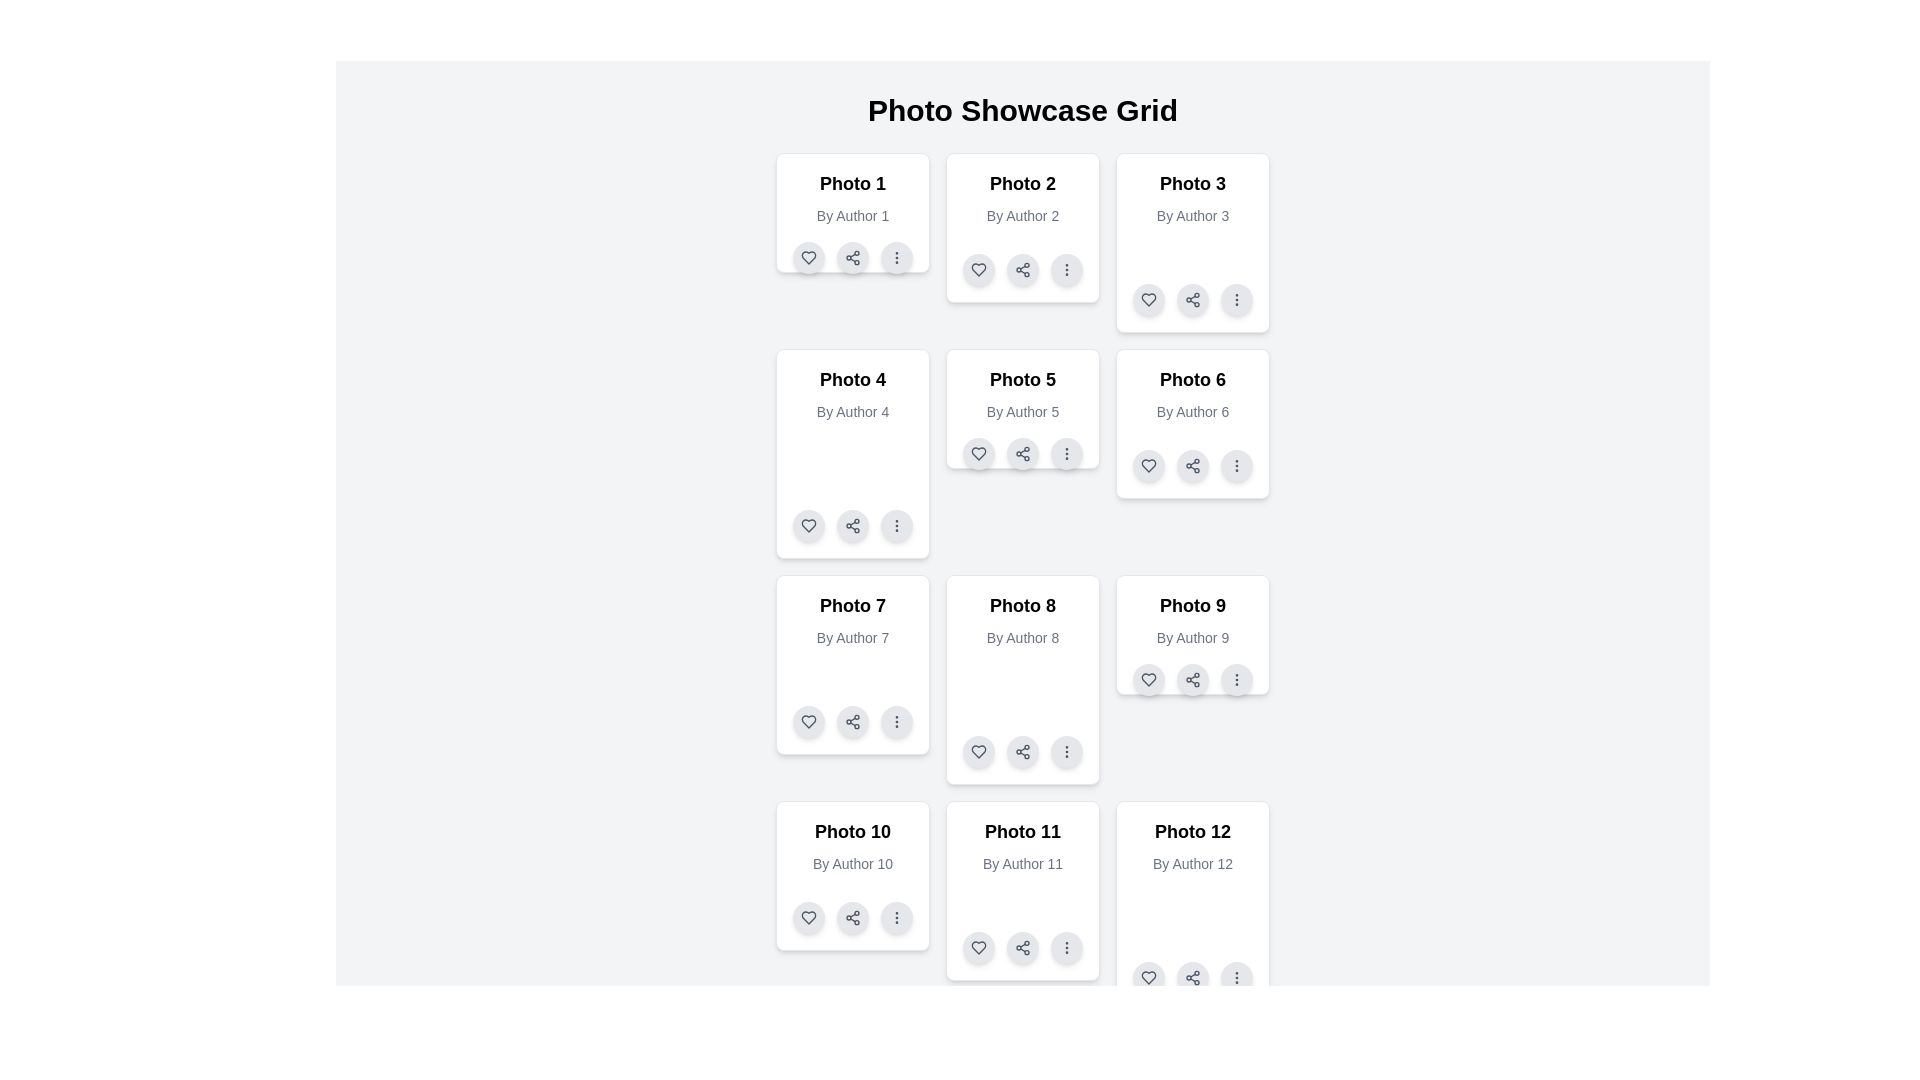 Image resolution: width=1920 pixels, height=1080 pixels. Describe the element at coordinates (1148, 300) in the screenshot. I see `the first circular like button with a light gray background and a darker gray heart icon, located at the bottom of the card in the third column of the first row` at that location.